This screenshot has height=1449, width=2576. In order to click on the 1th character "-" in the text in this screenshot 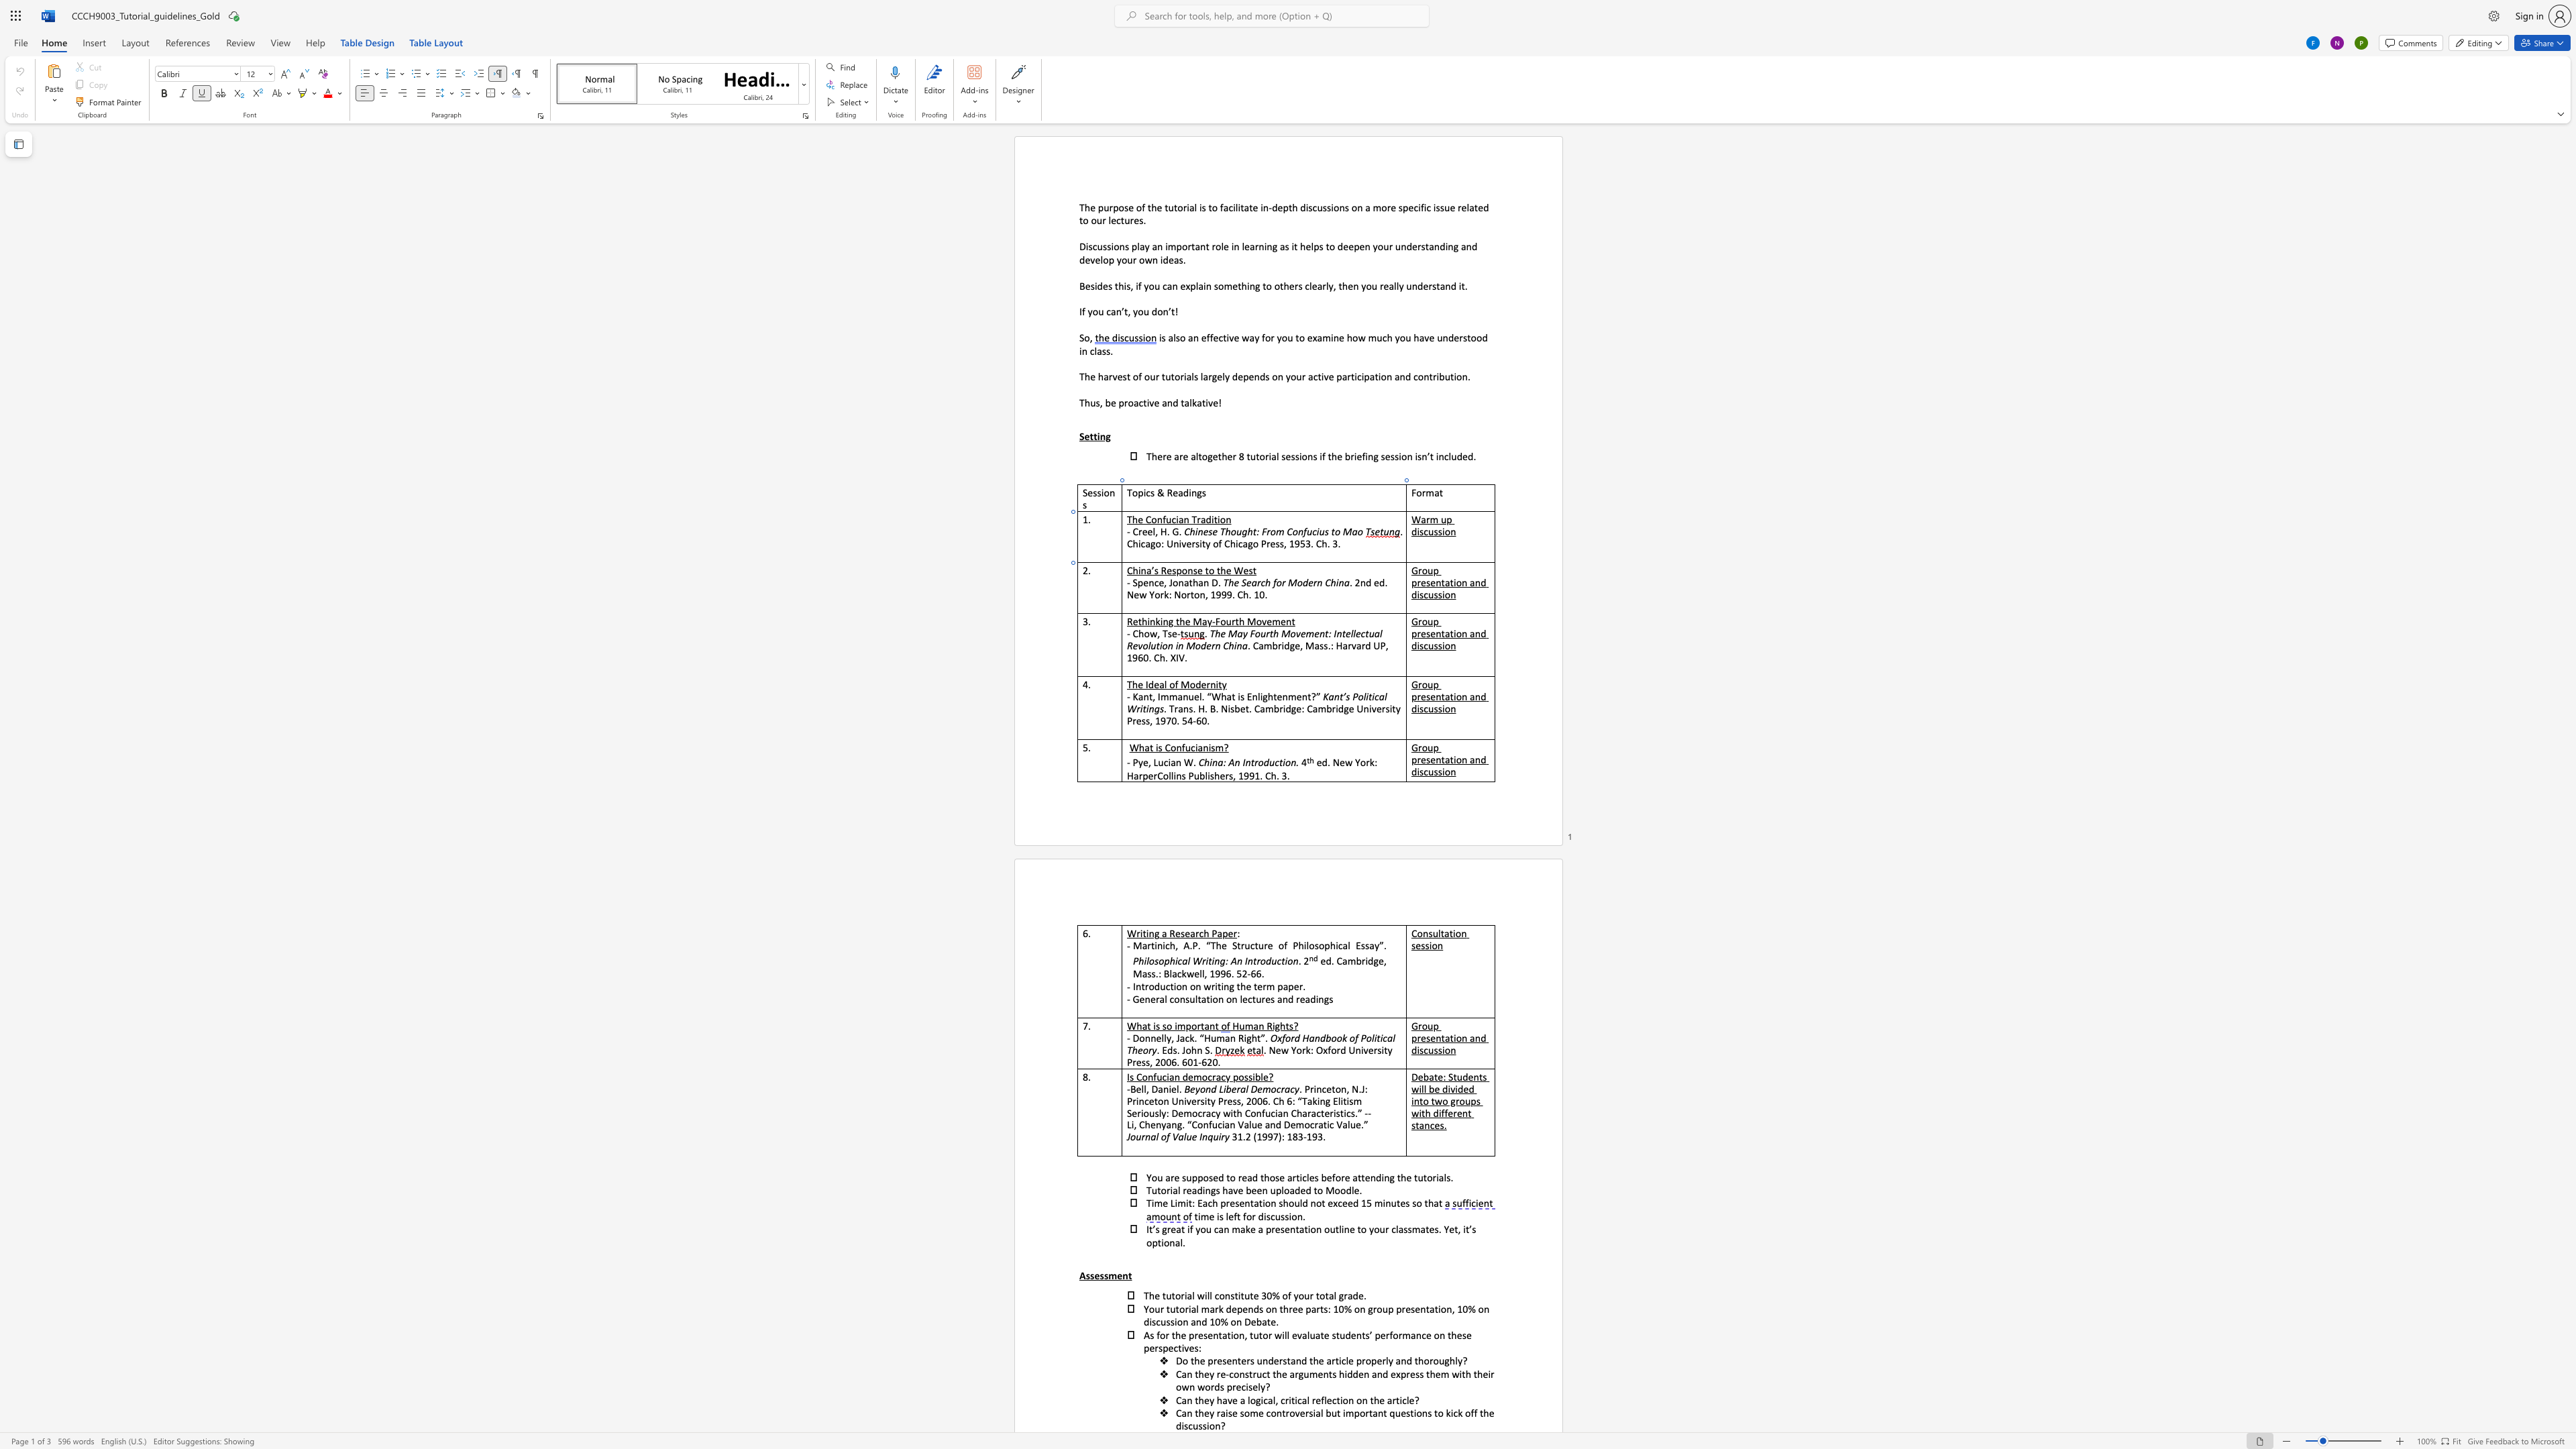, I will do `click(1128, 531)`.